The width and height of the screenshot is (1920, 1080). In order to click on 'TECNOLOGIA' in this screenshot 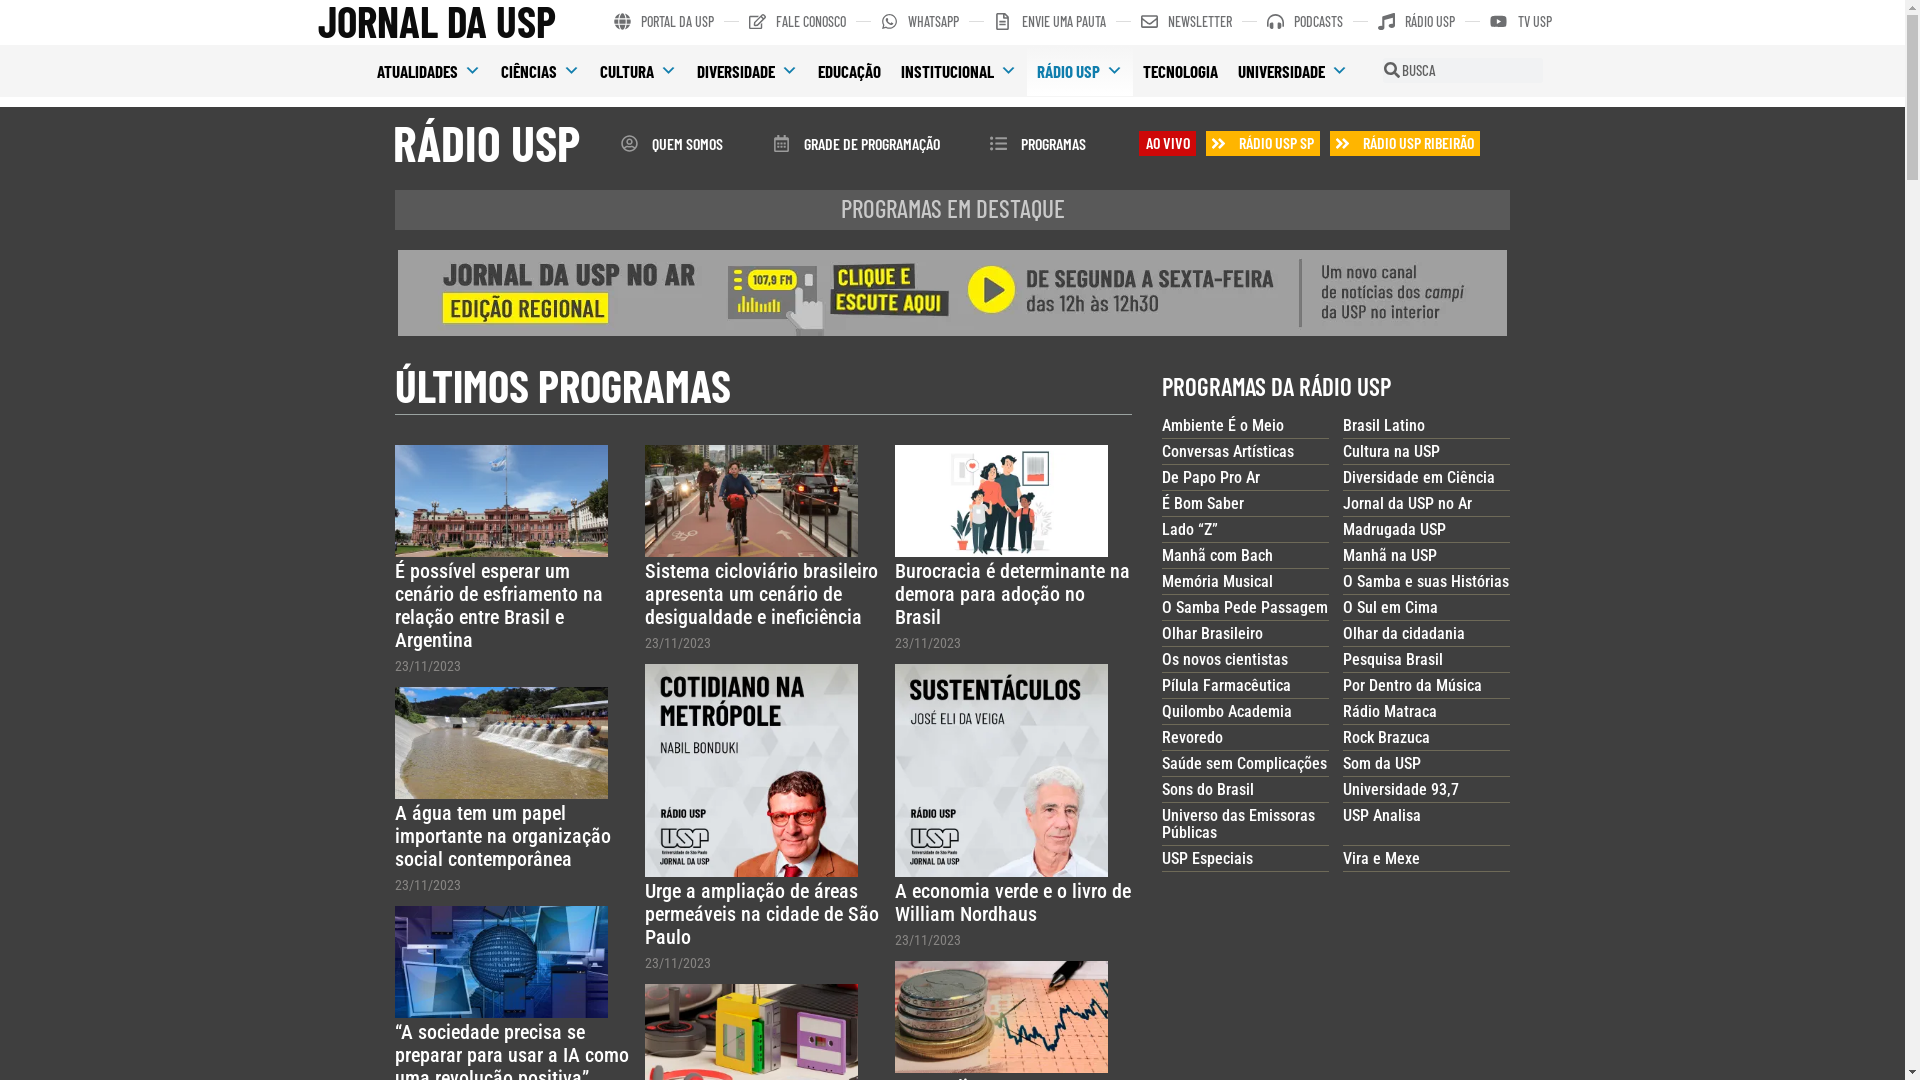, I will do `click(1180, 69)`.